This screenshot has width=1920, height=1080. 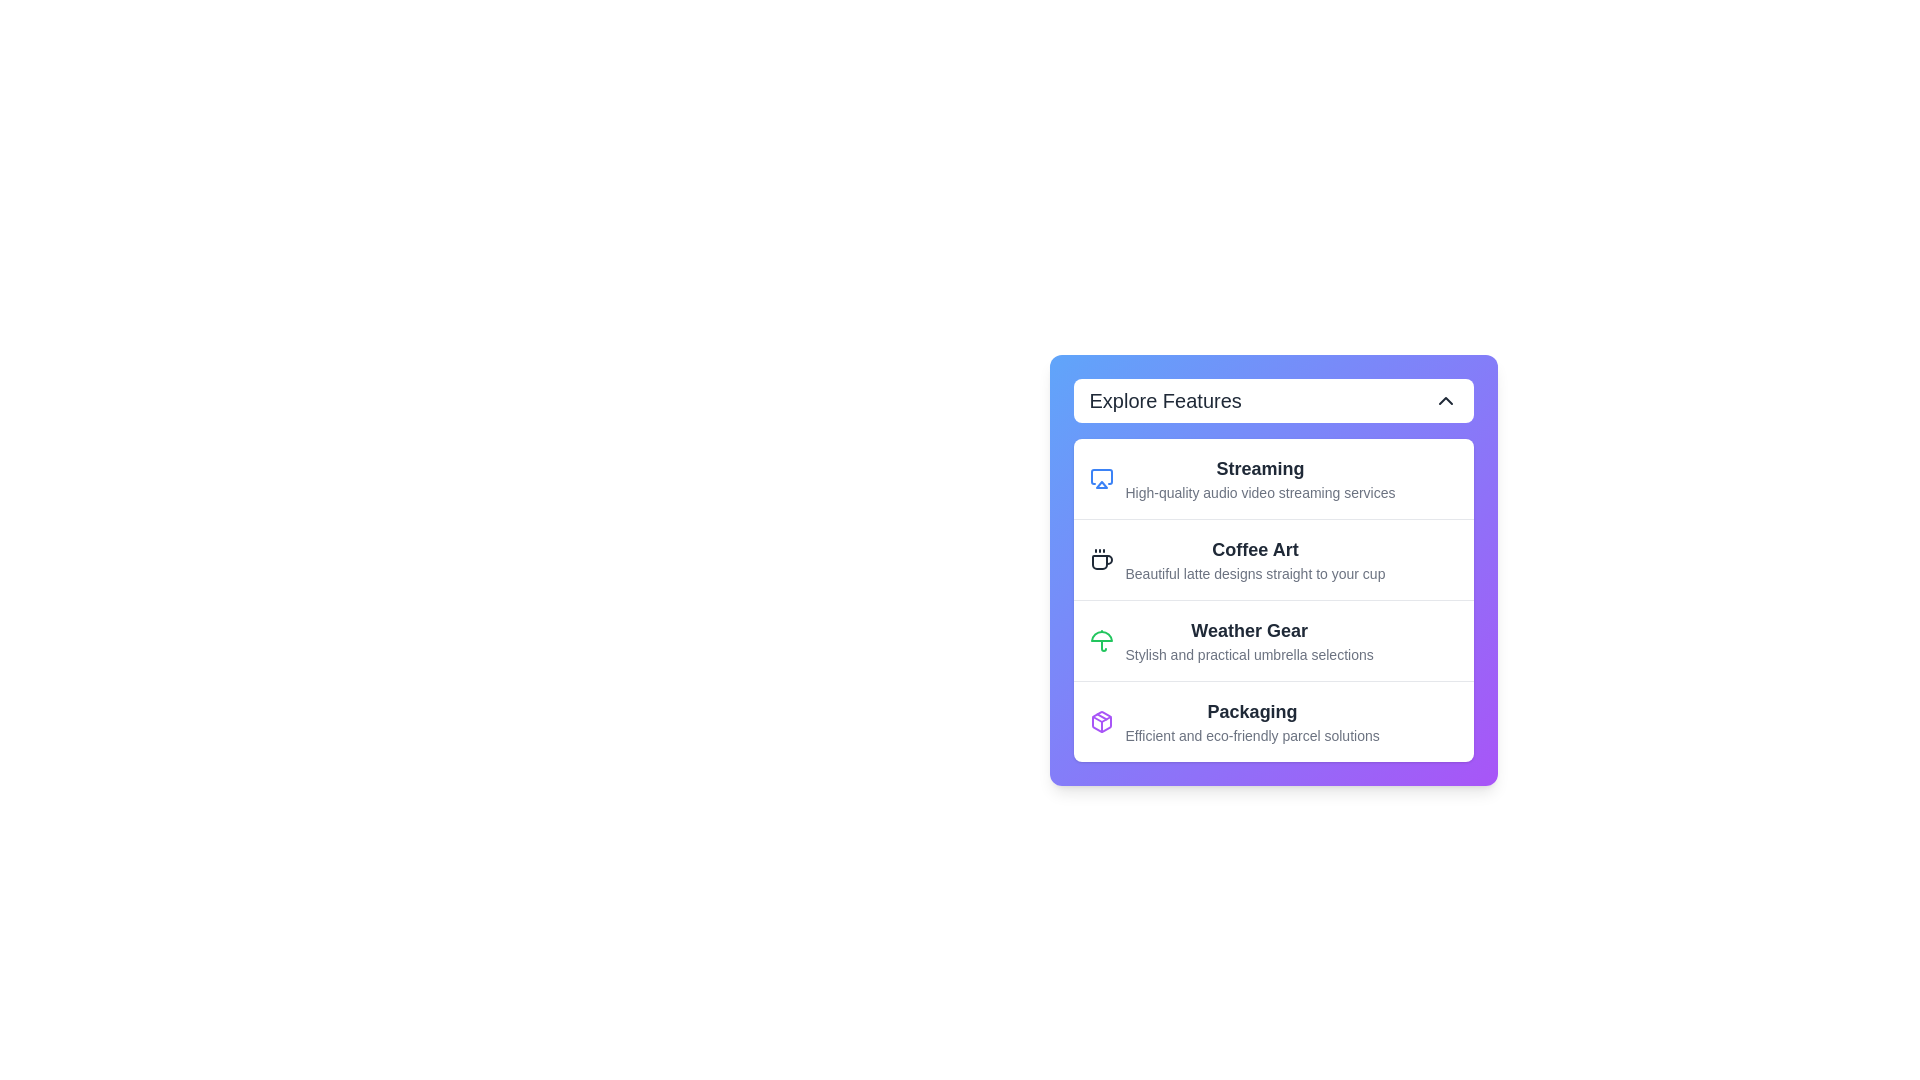 What do you see at coordinates (1248, 655) in the screenshot?
I see `the text element reading 'Stylish and practical umbrella selections', which is styled in smaller gray font and located below the 'Weather Gear' heading in the features menu` at bounding box center [1248, 655].